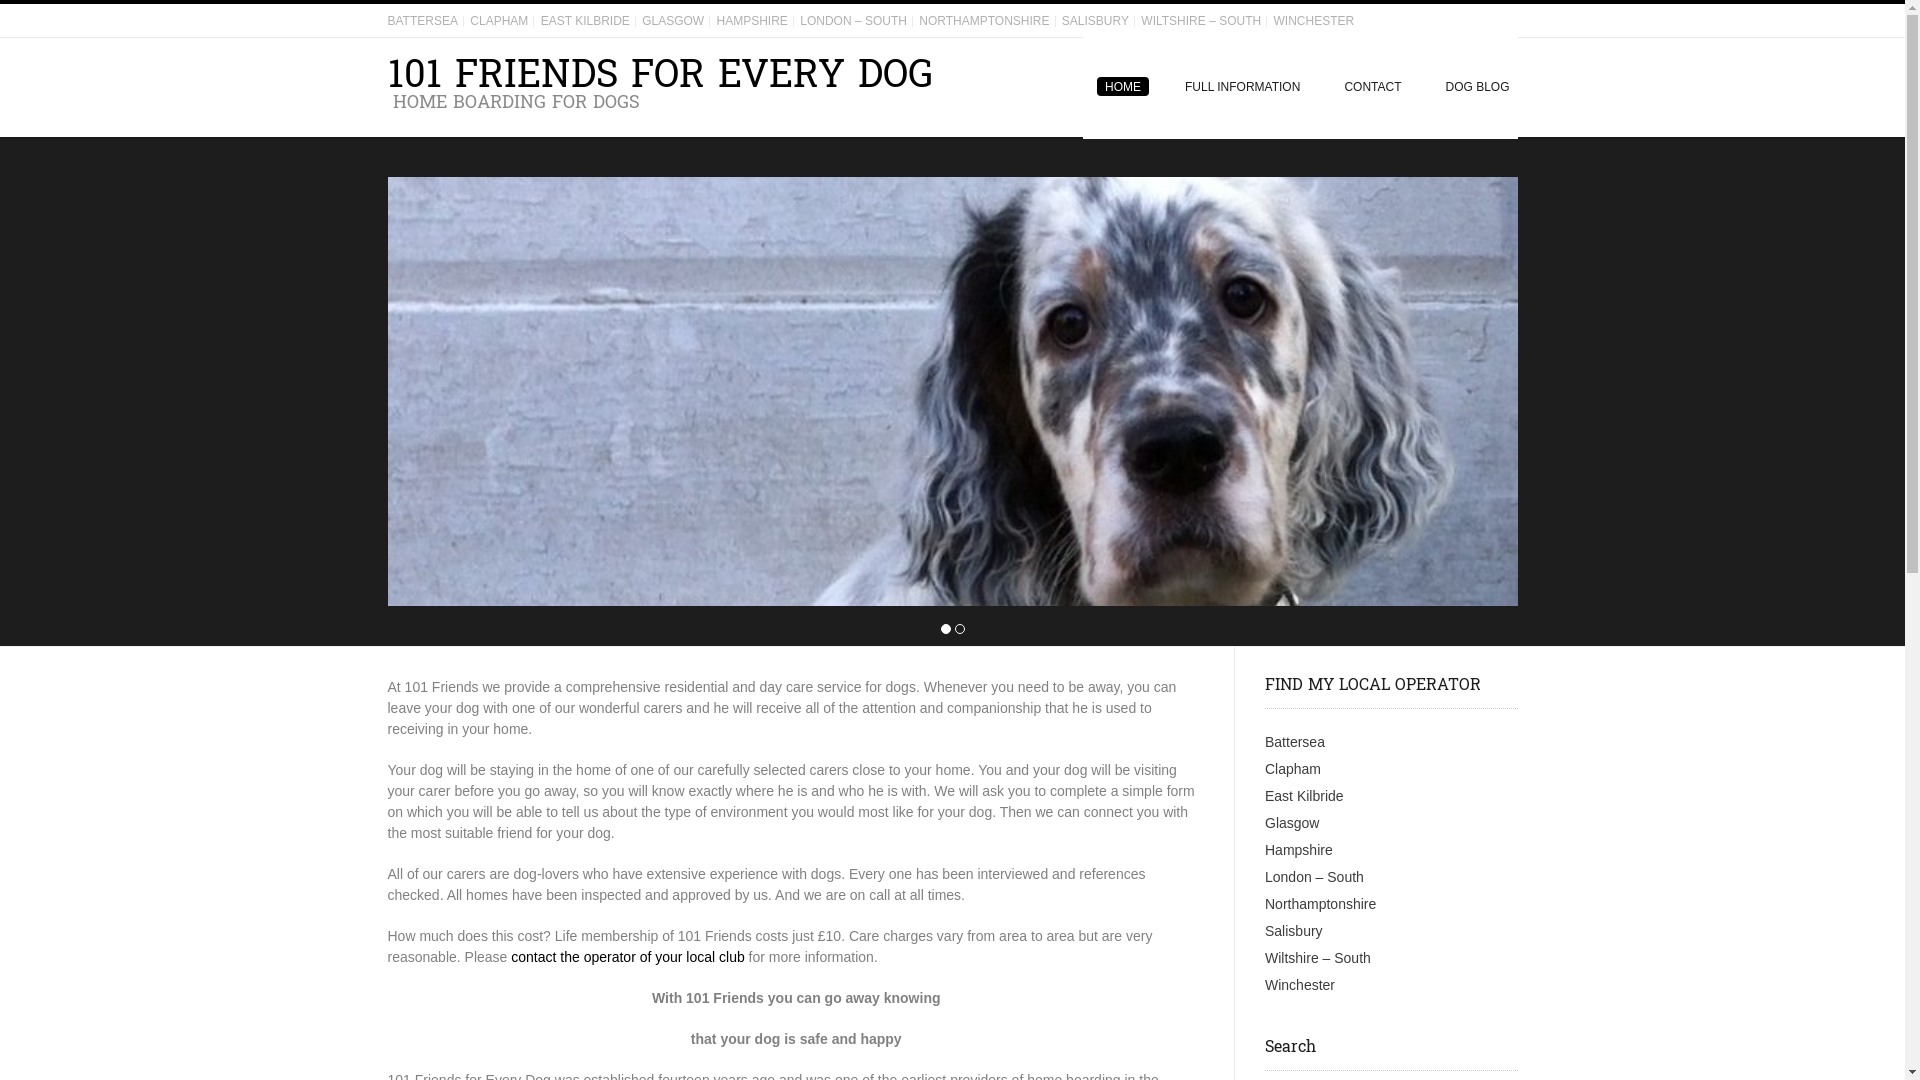 This screenshot has height=1080, width=1920. I want to click on 'Northamptonshire', so click(1320, 903).